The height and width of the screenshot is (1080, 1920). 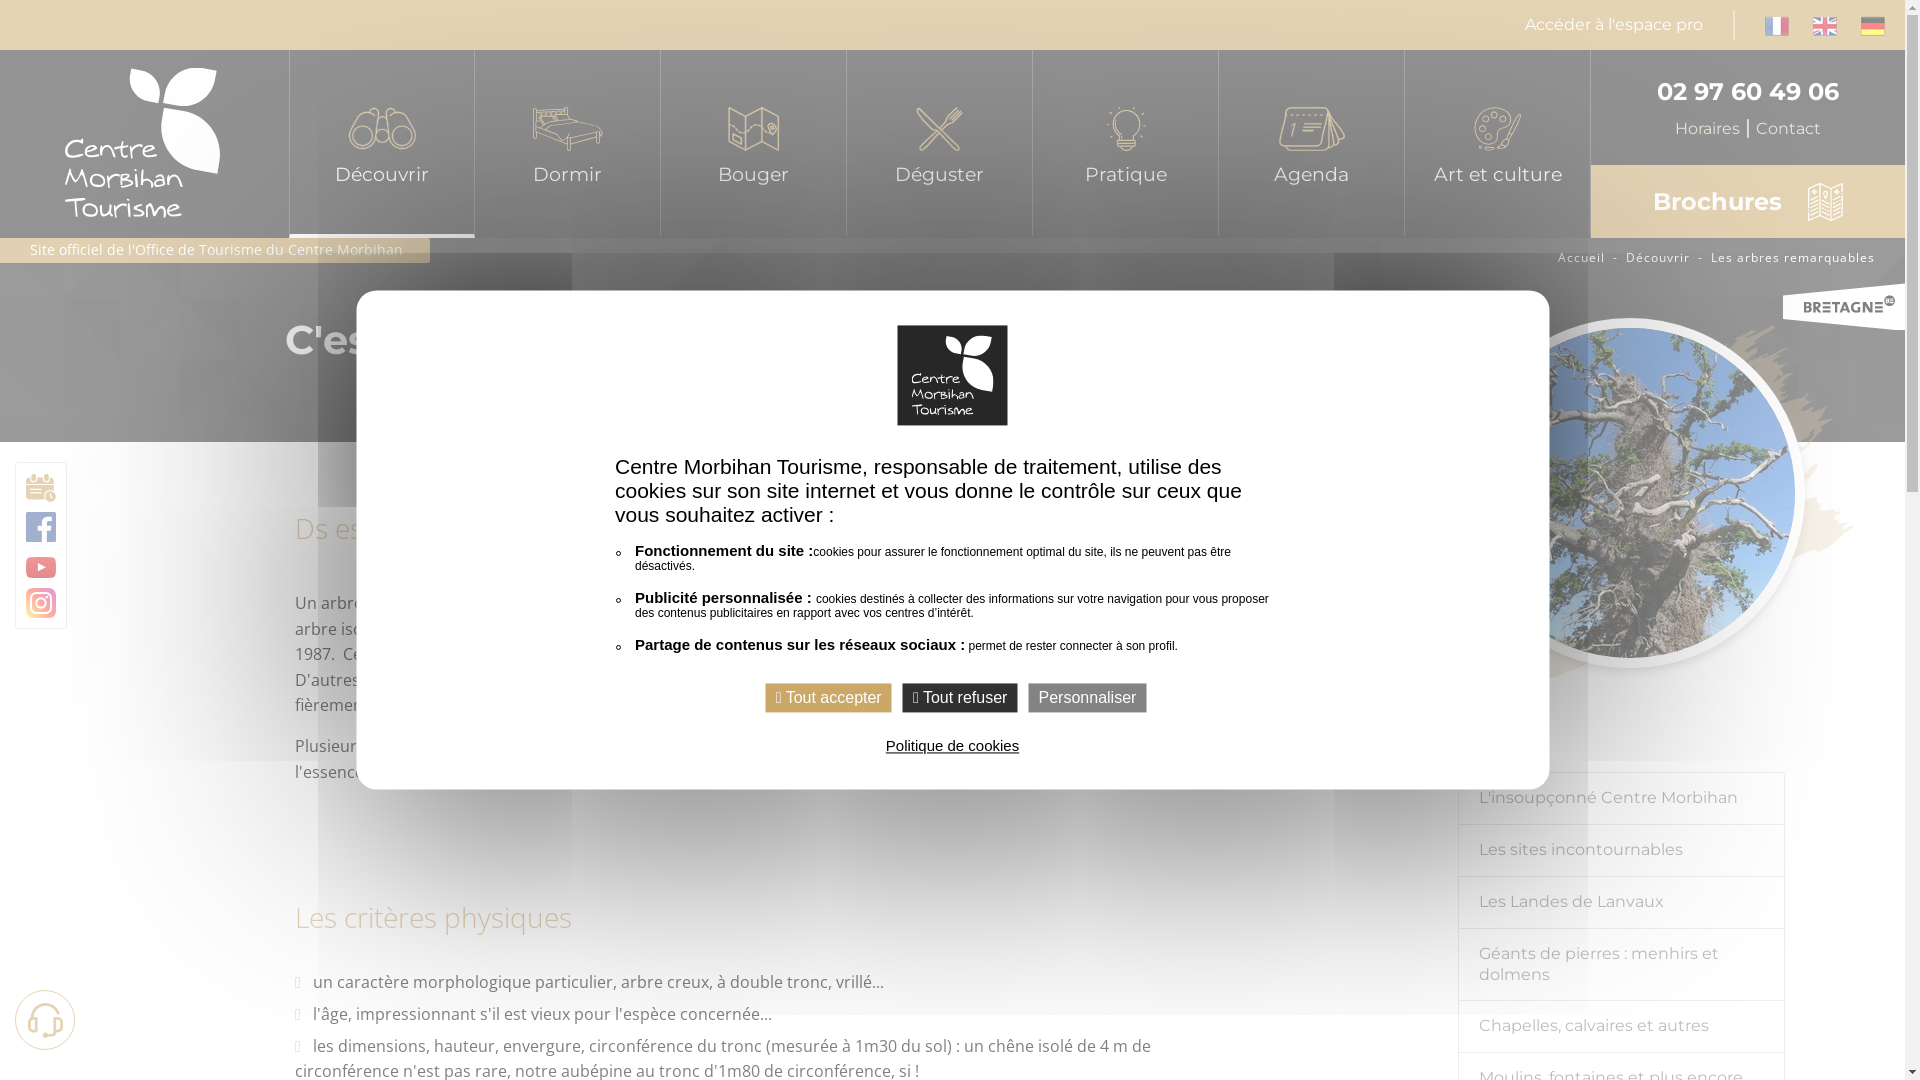 I want to click on 'Dormir', so click(x=566, y=142).